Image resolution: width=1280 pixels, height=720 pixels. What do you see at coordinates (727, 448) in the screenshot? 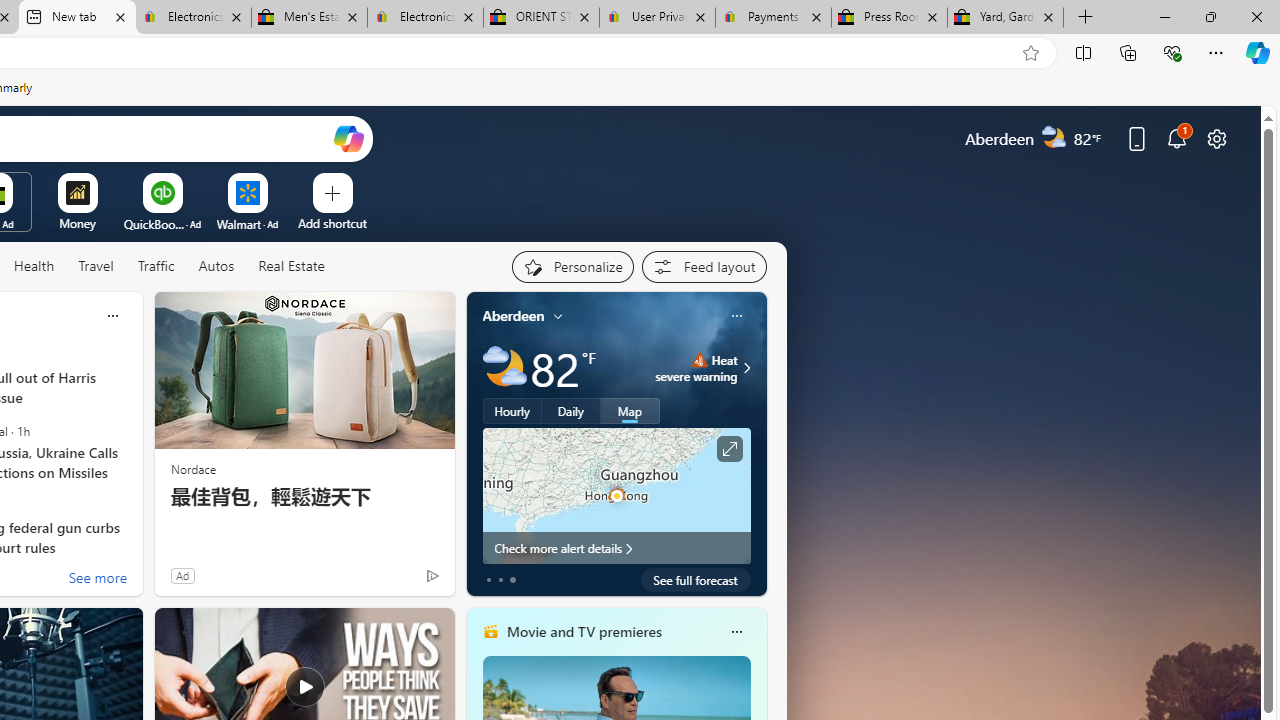
I see `'Click to see more information'` at bounding box center [727, 448].